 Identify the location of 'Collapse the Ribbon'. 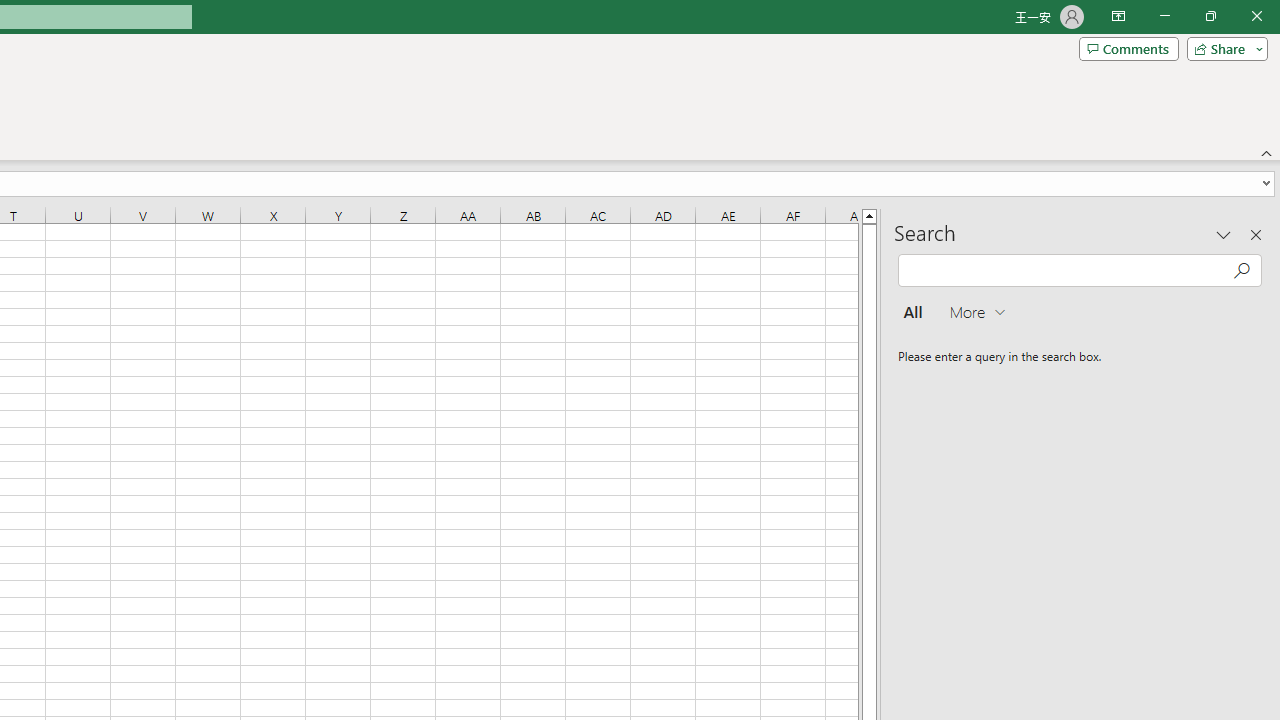
(1266, 152).